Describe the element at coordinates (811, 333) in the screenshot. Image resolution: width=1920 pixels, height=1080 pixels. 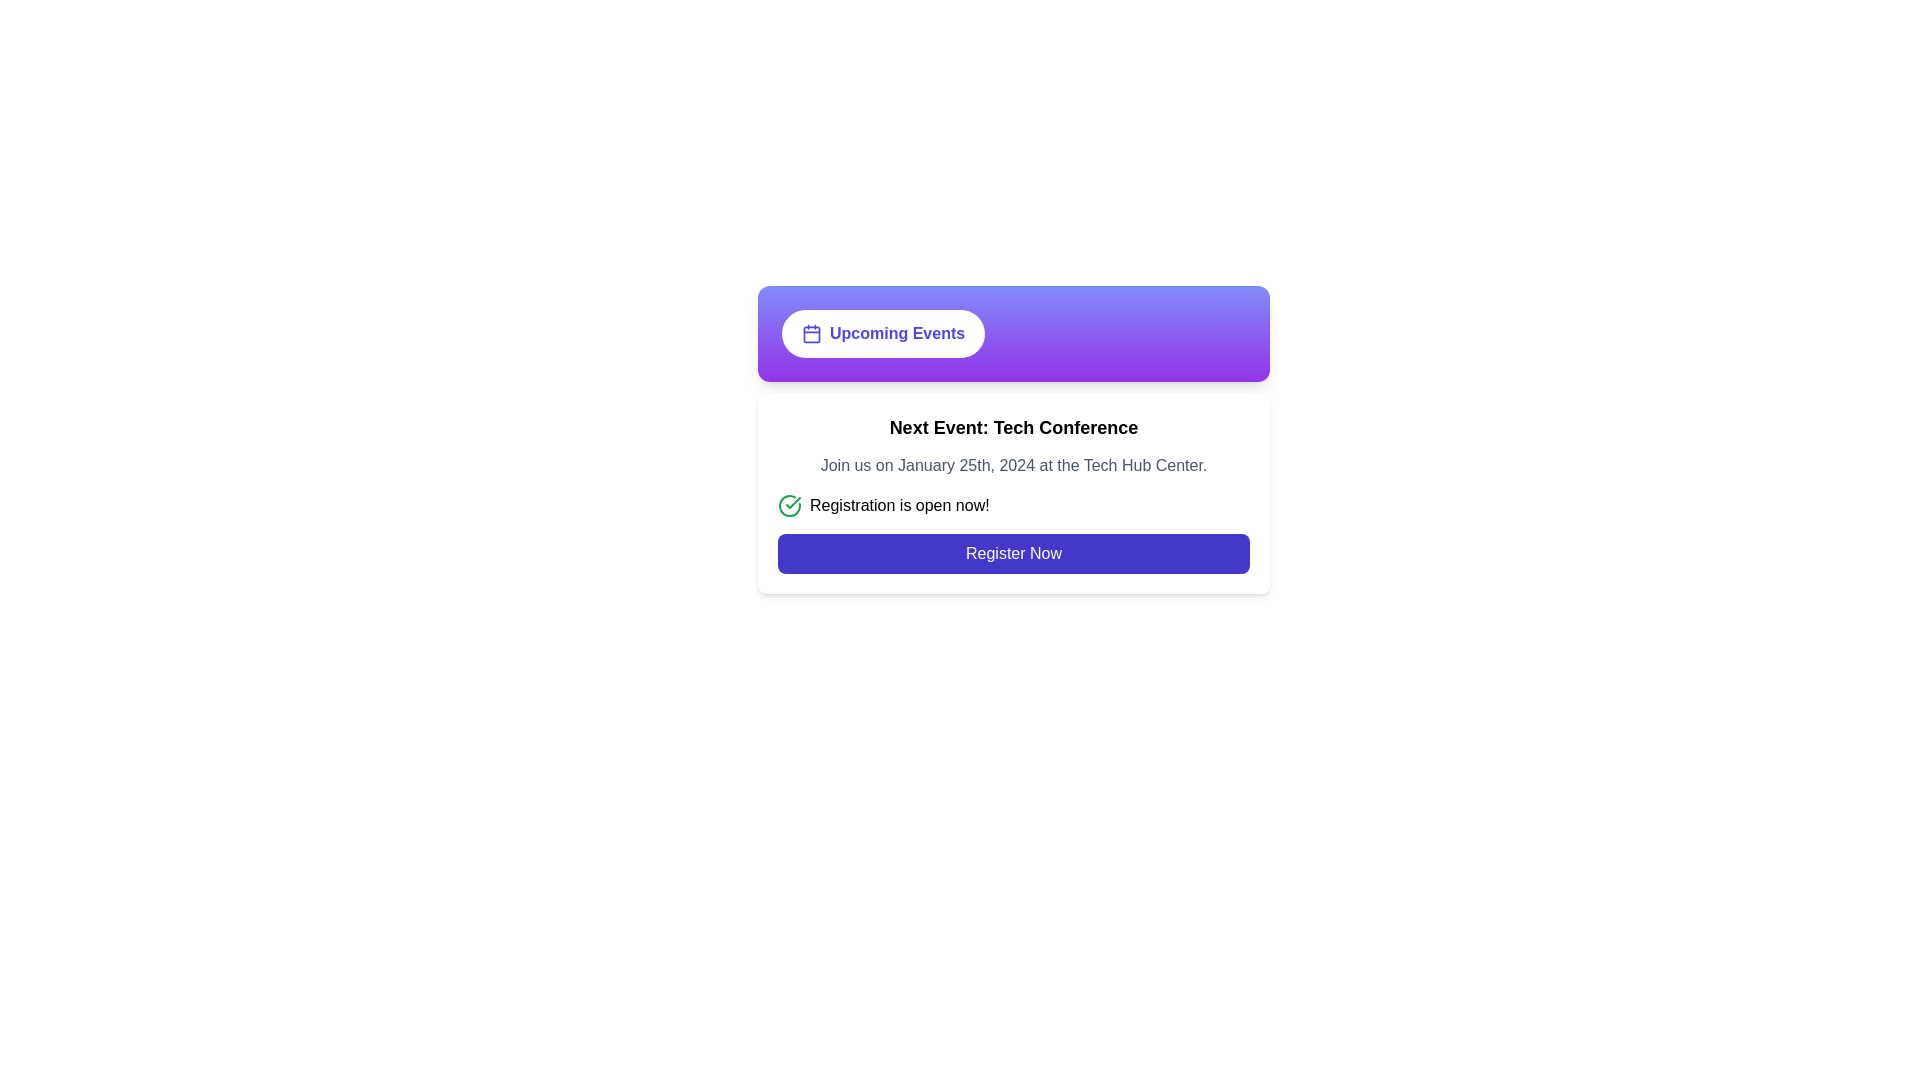
I see `the calendar icon located on the leftmost part of the 'Upcoming Events' button, which is situated in the upper region of a card with a gradient background` at that location.